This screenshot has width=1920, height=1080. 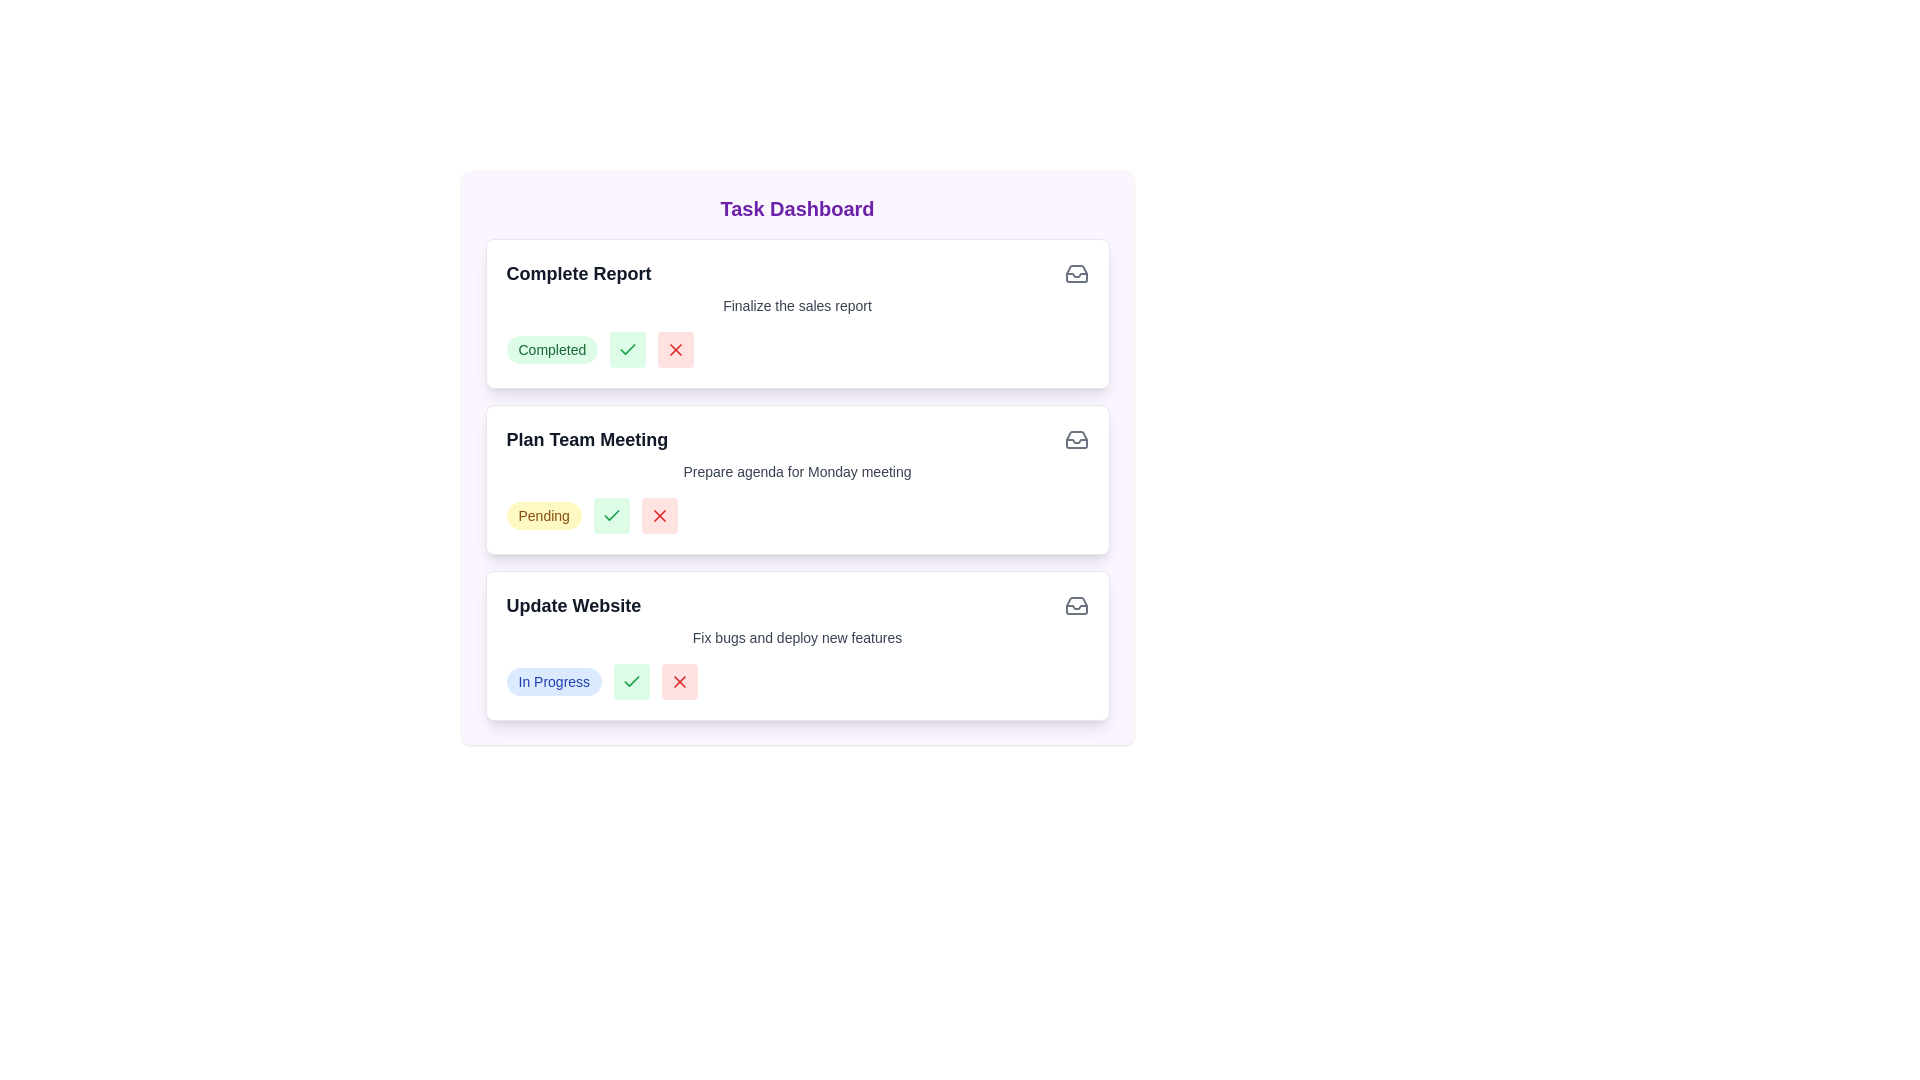 I want to click on the task titled 'Complete Report' to view its details, so click(x=578, y=273).